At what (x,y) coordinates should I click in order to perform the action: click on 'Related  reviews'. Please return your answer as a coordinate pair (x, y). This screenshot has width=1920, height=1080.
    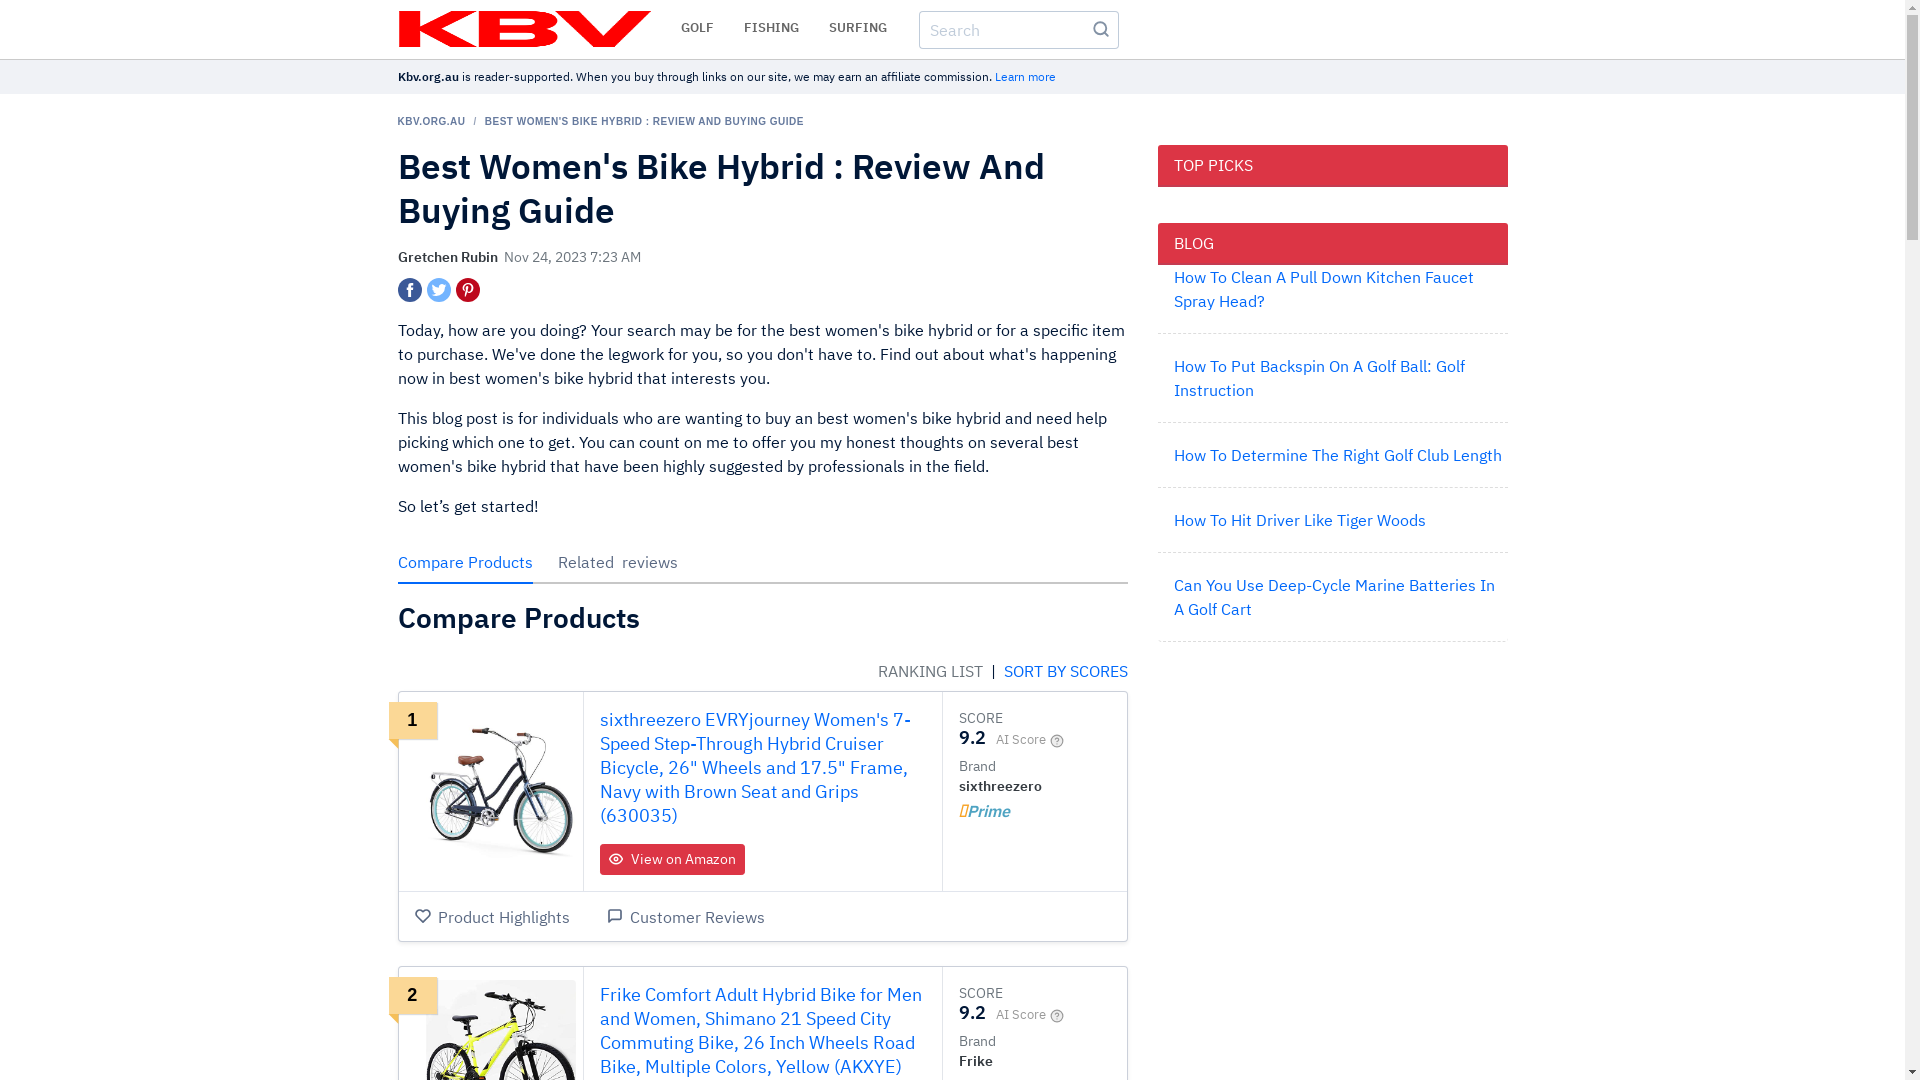
    Looking at the image, I should click on (617, 562).